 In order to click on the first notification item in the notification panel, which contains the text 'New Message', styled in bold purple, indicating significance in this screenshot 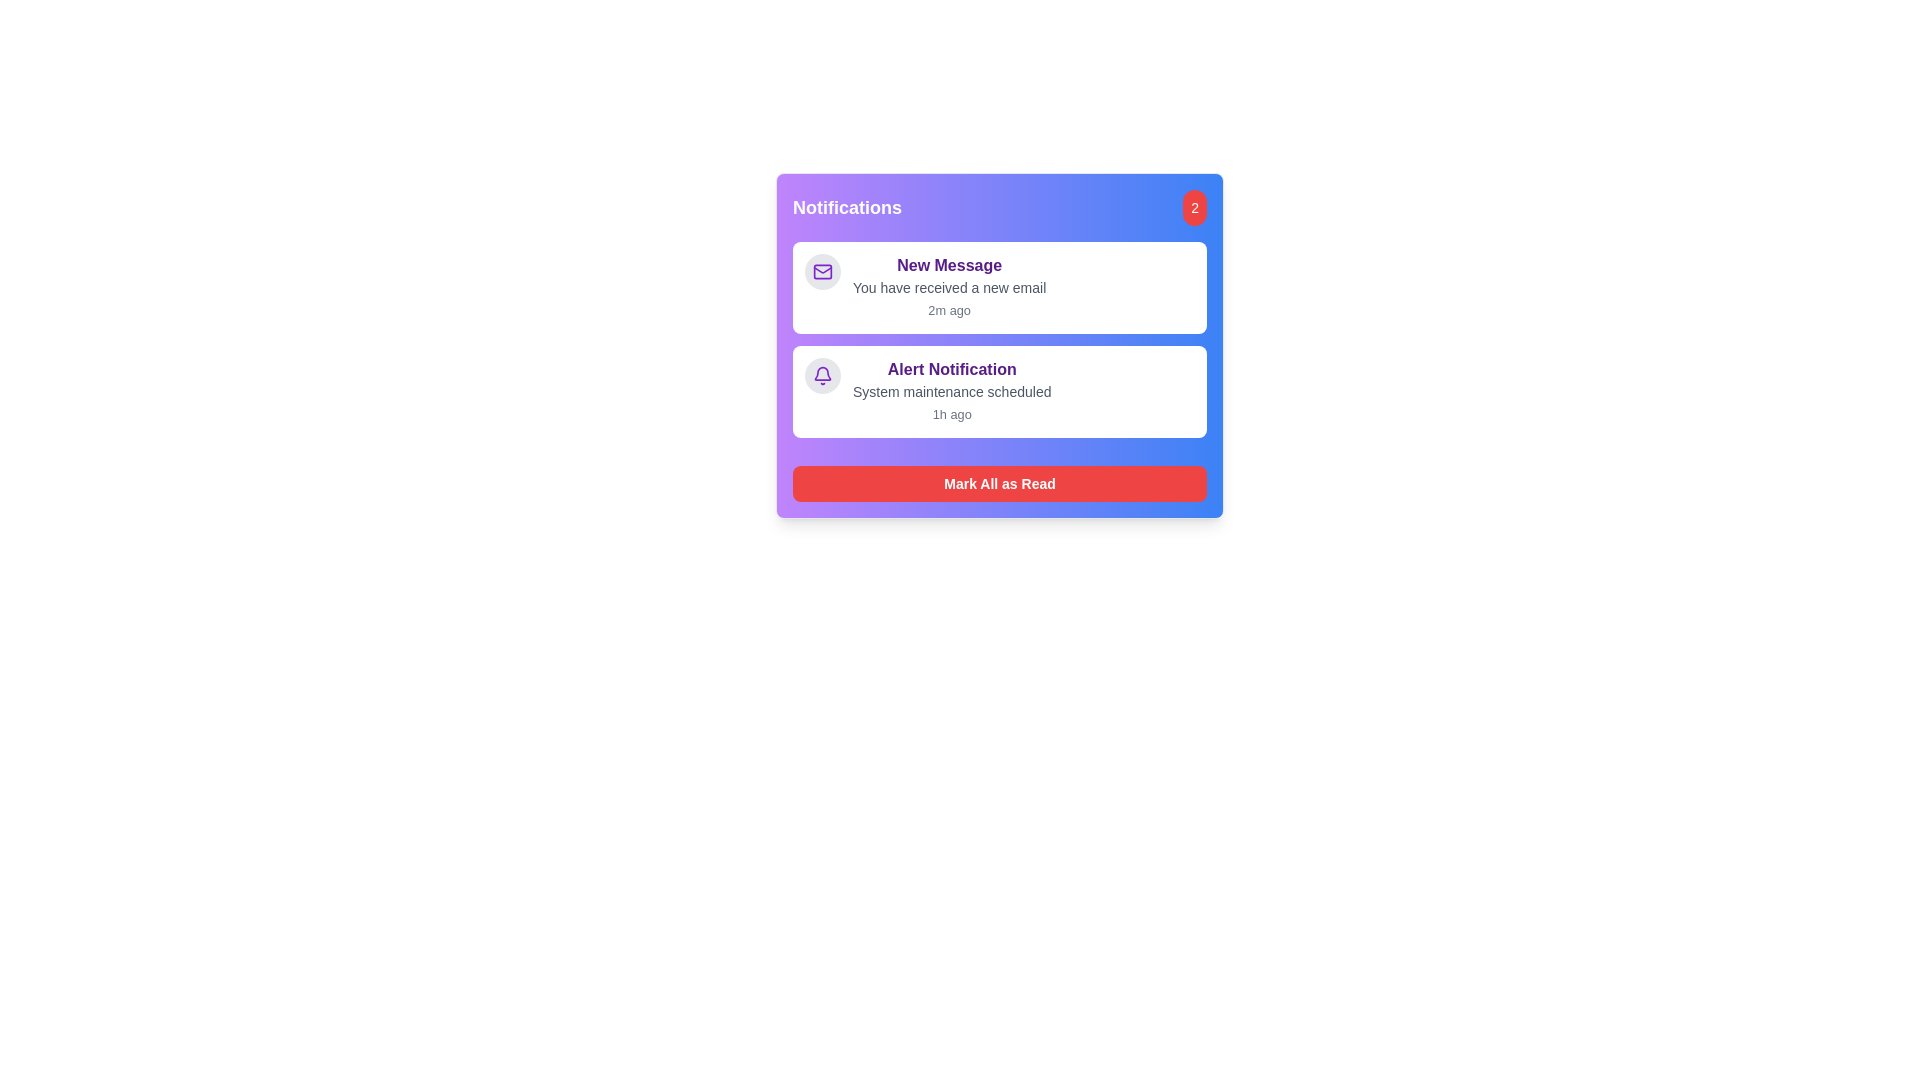, I will do `click(948, 288)`.